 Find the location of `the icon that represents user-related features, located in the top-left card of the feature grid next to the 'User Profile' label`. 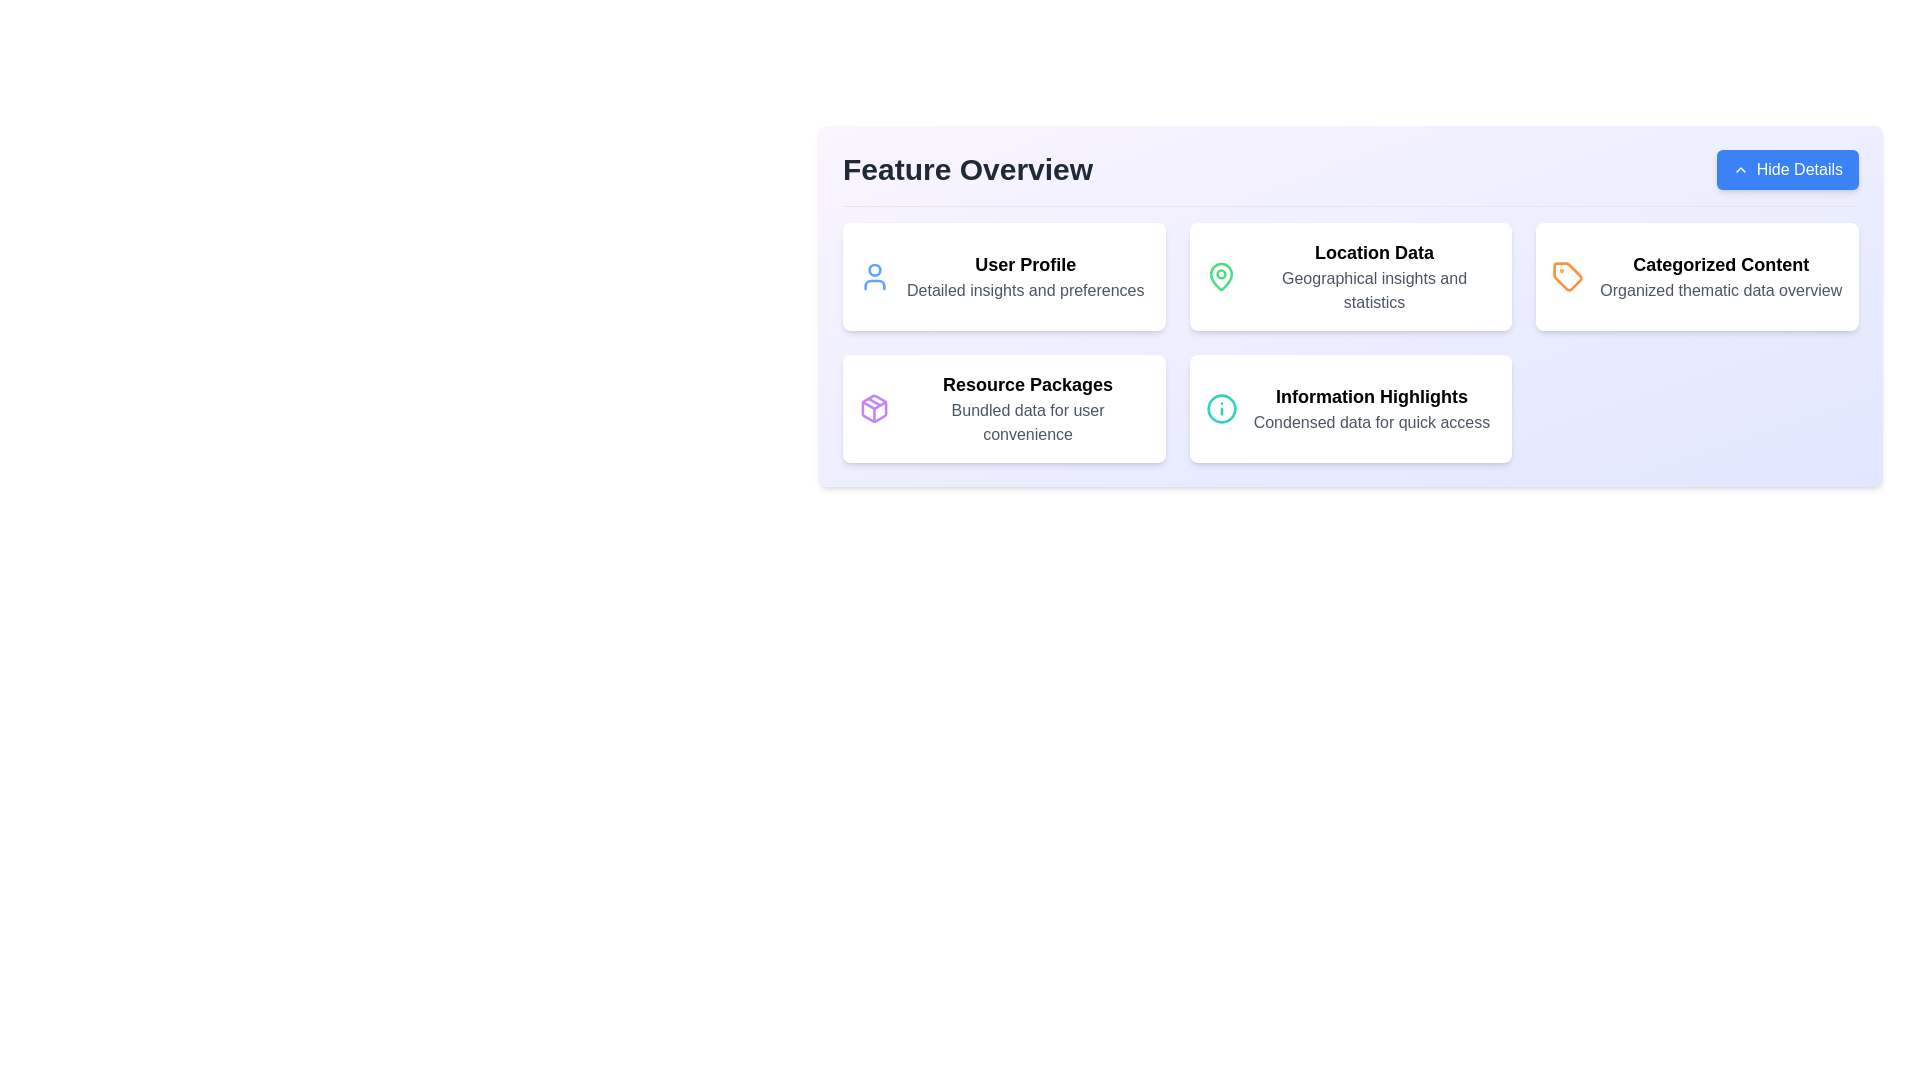

the icon that represents user-related features, located in the top-left card of the feature grid next to the 'User Profile' label is located at coordinates (874, 277).